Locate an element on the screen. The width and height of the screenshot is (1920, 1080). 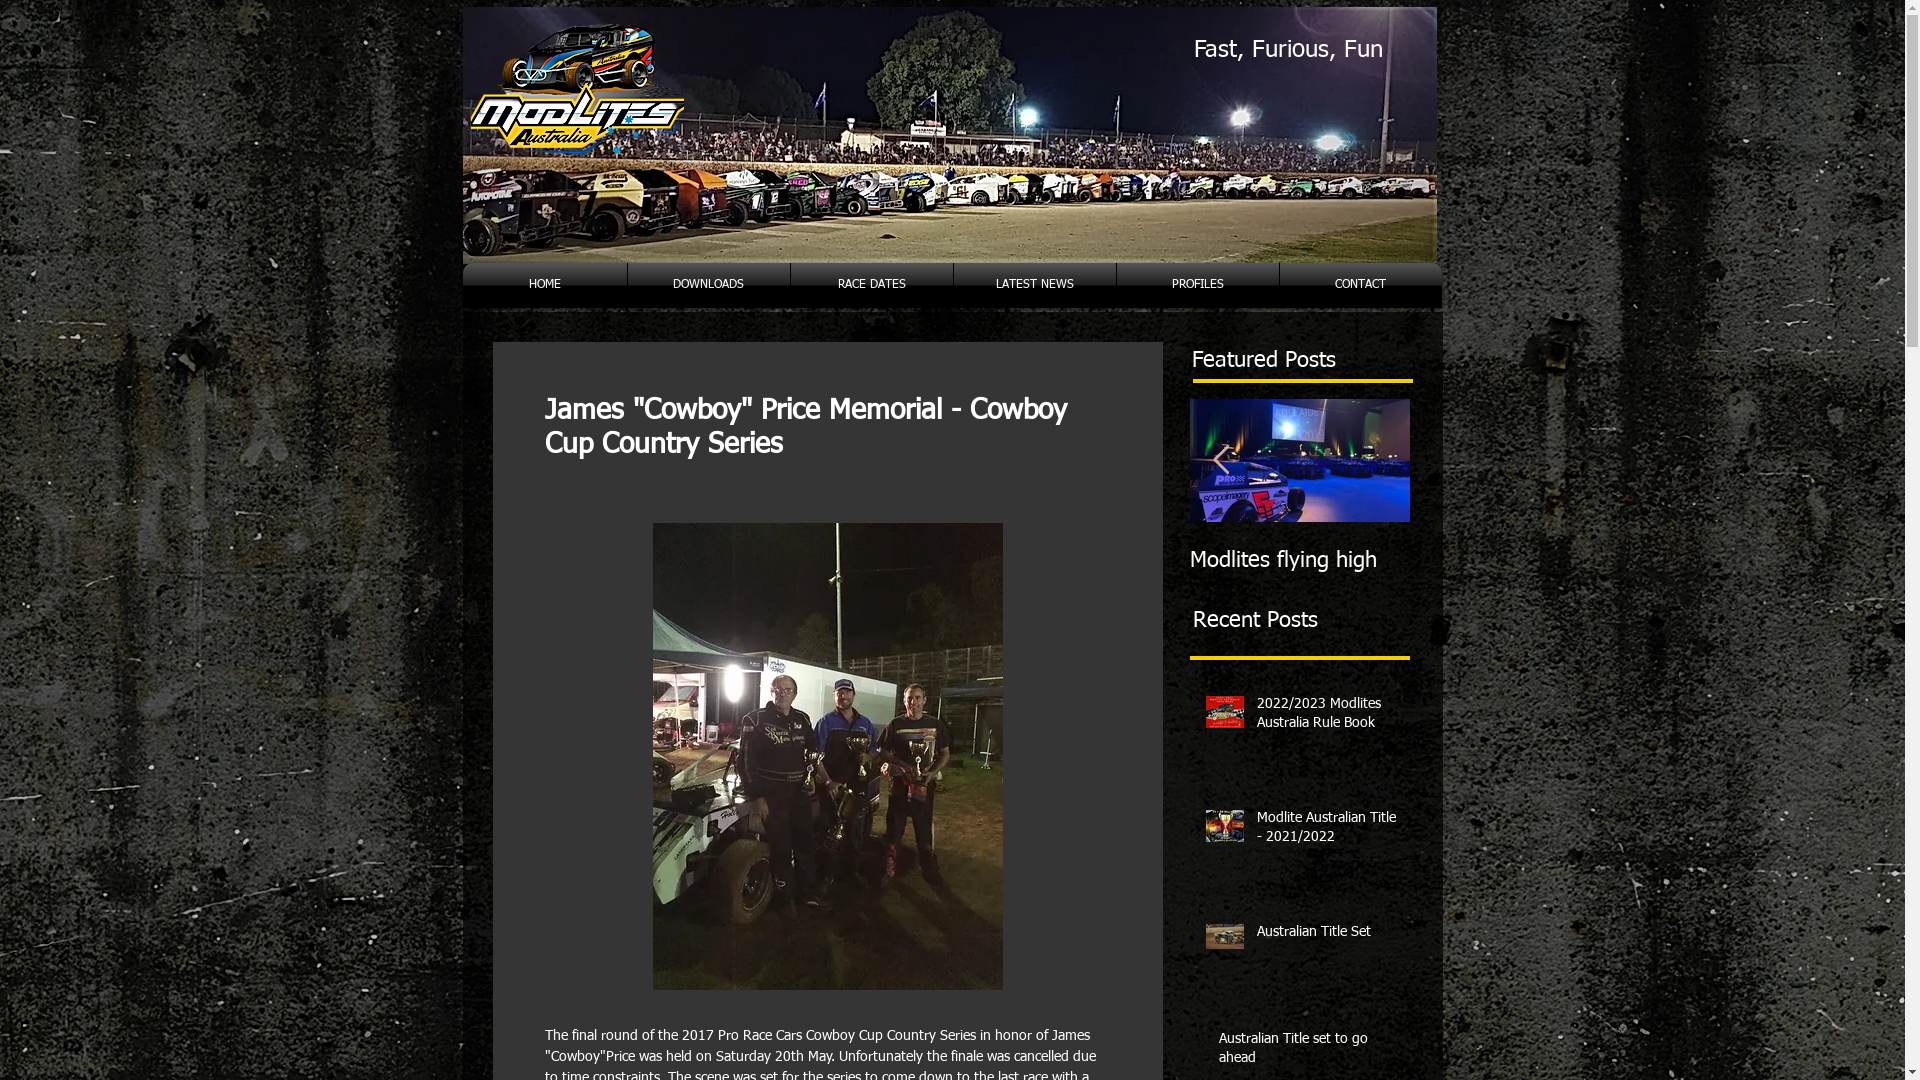
'DOWNLOADS' is located at coordinates (709, 285).